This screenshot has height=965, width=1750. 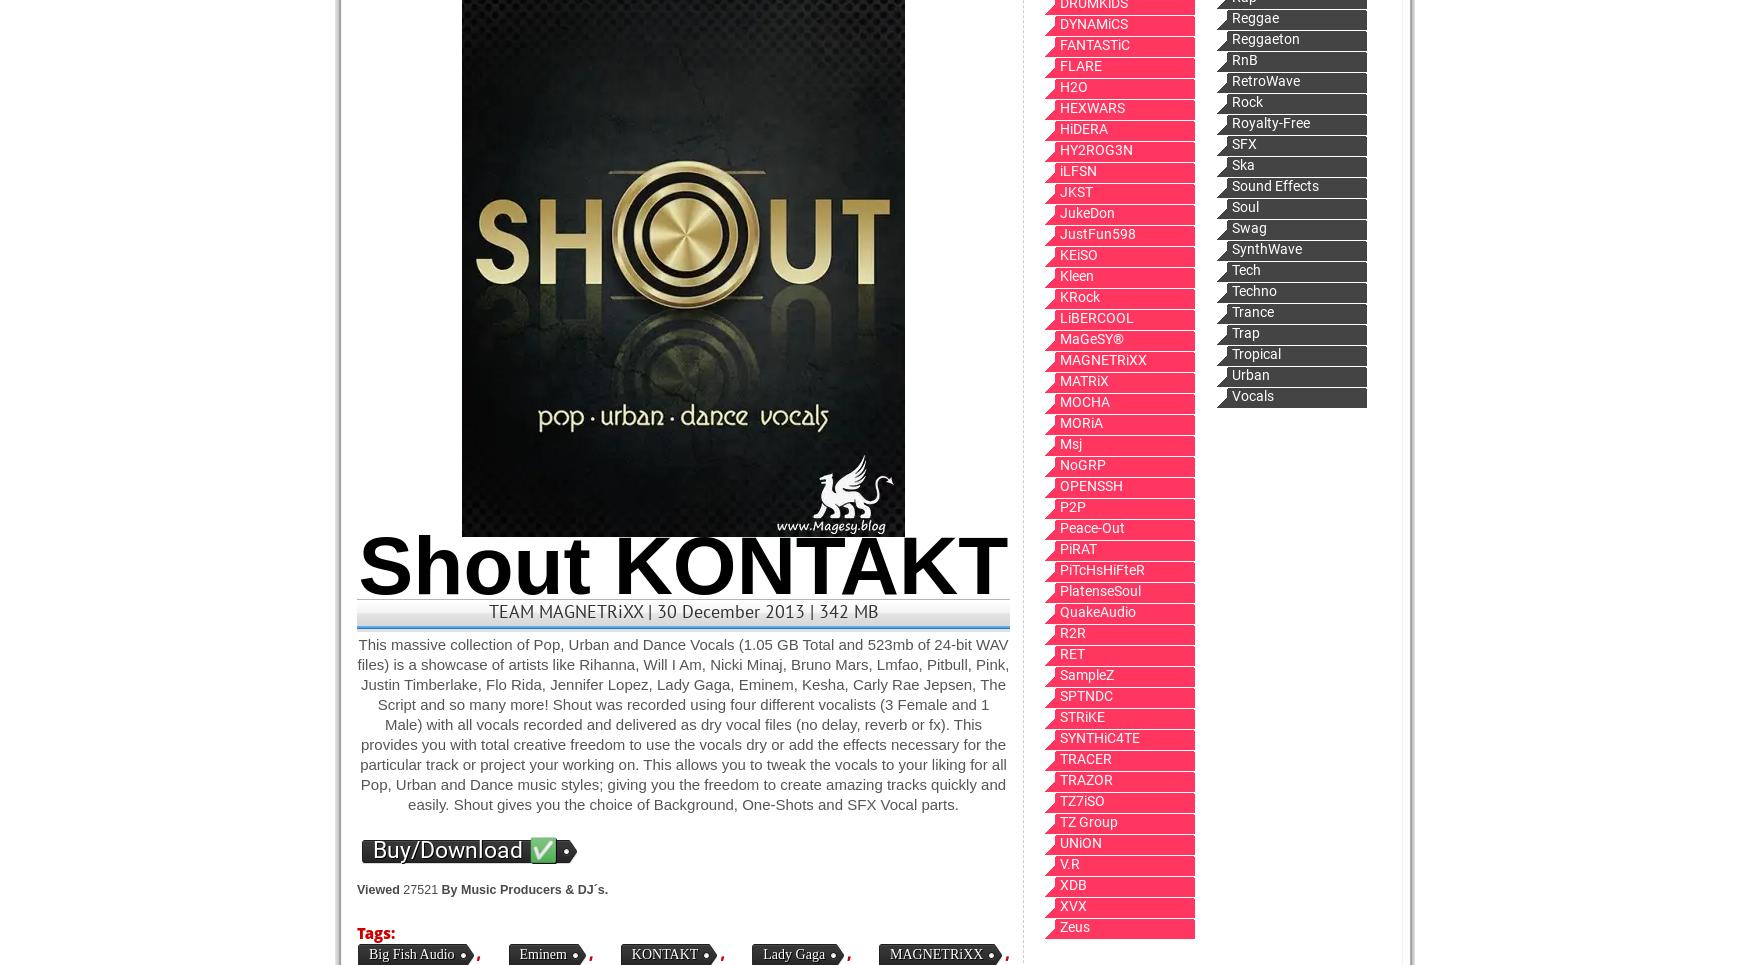 I want to click on 'KONTAKT', so click(x=663, y=954).